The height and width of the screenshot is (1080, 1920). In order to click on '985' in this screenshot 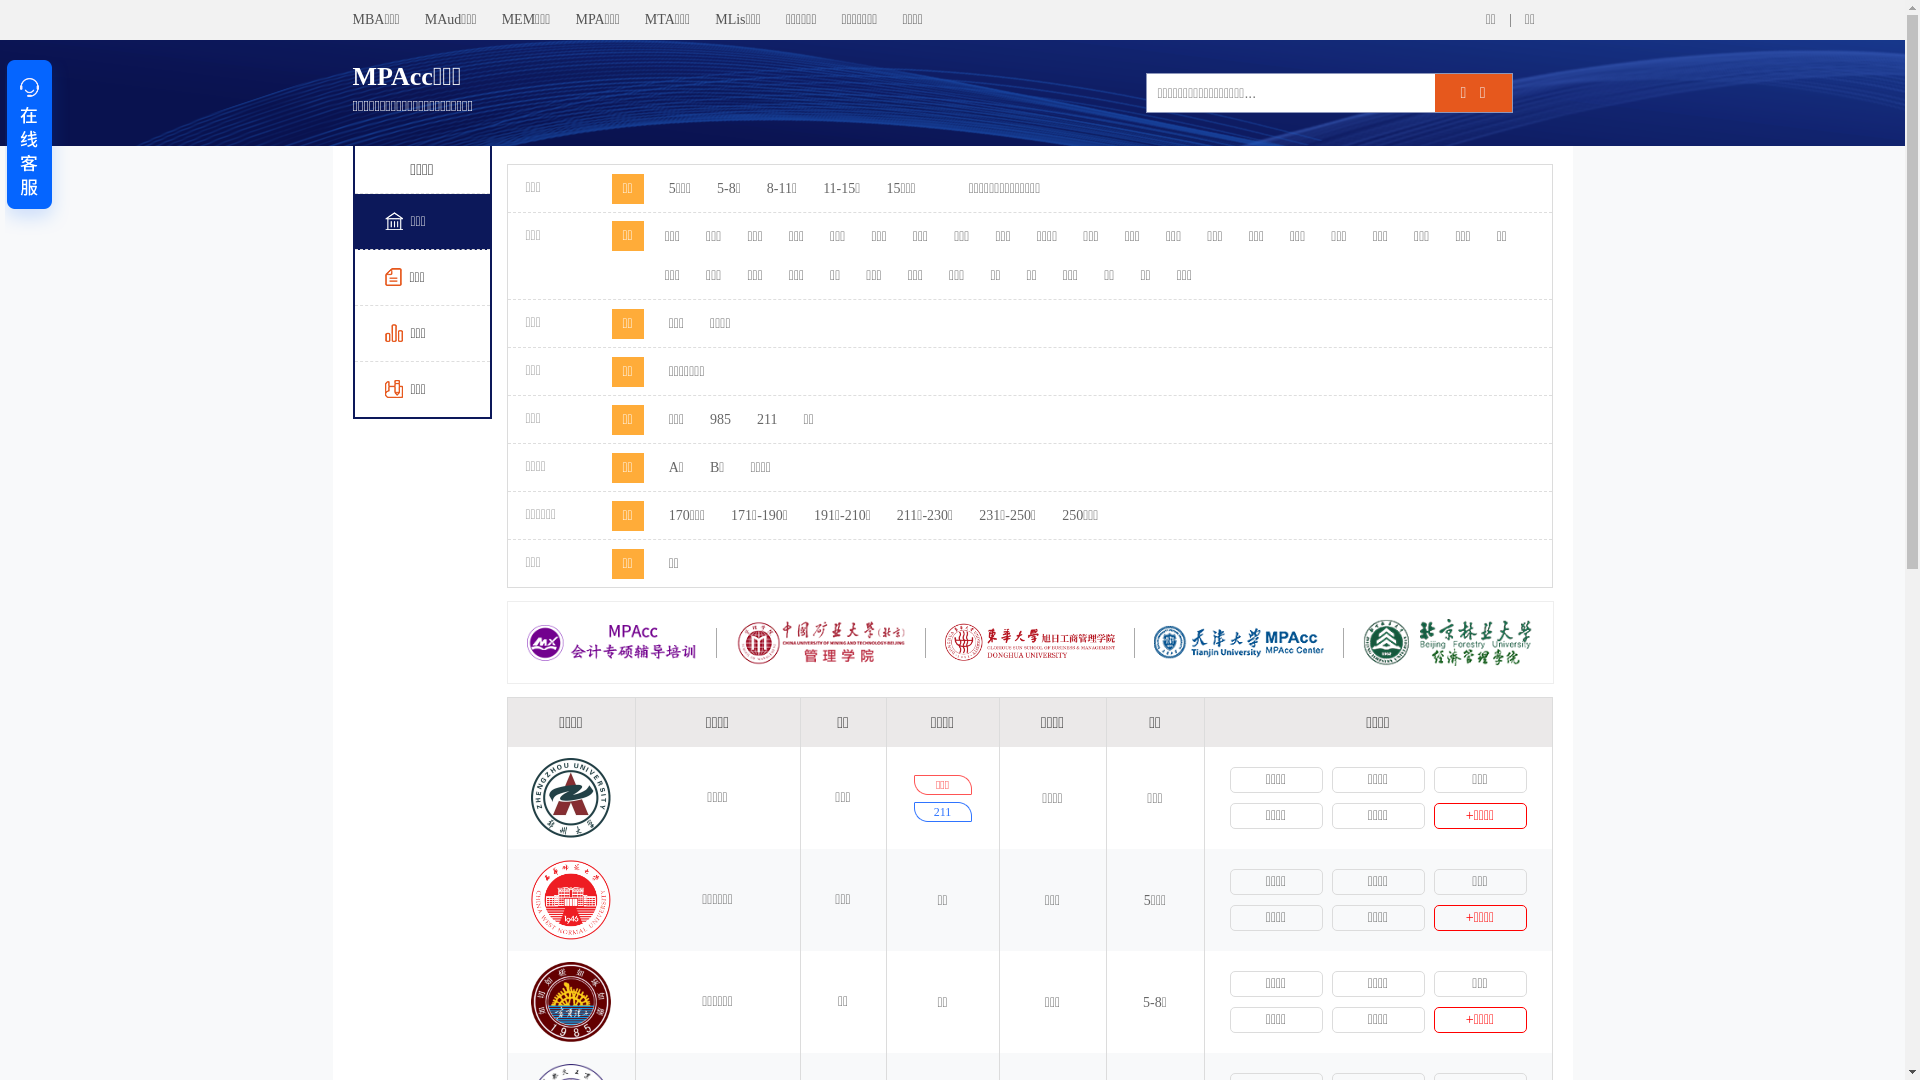, I will do `click(720, 419)`.